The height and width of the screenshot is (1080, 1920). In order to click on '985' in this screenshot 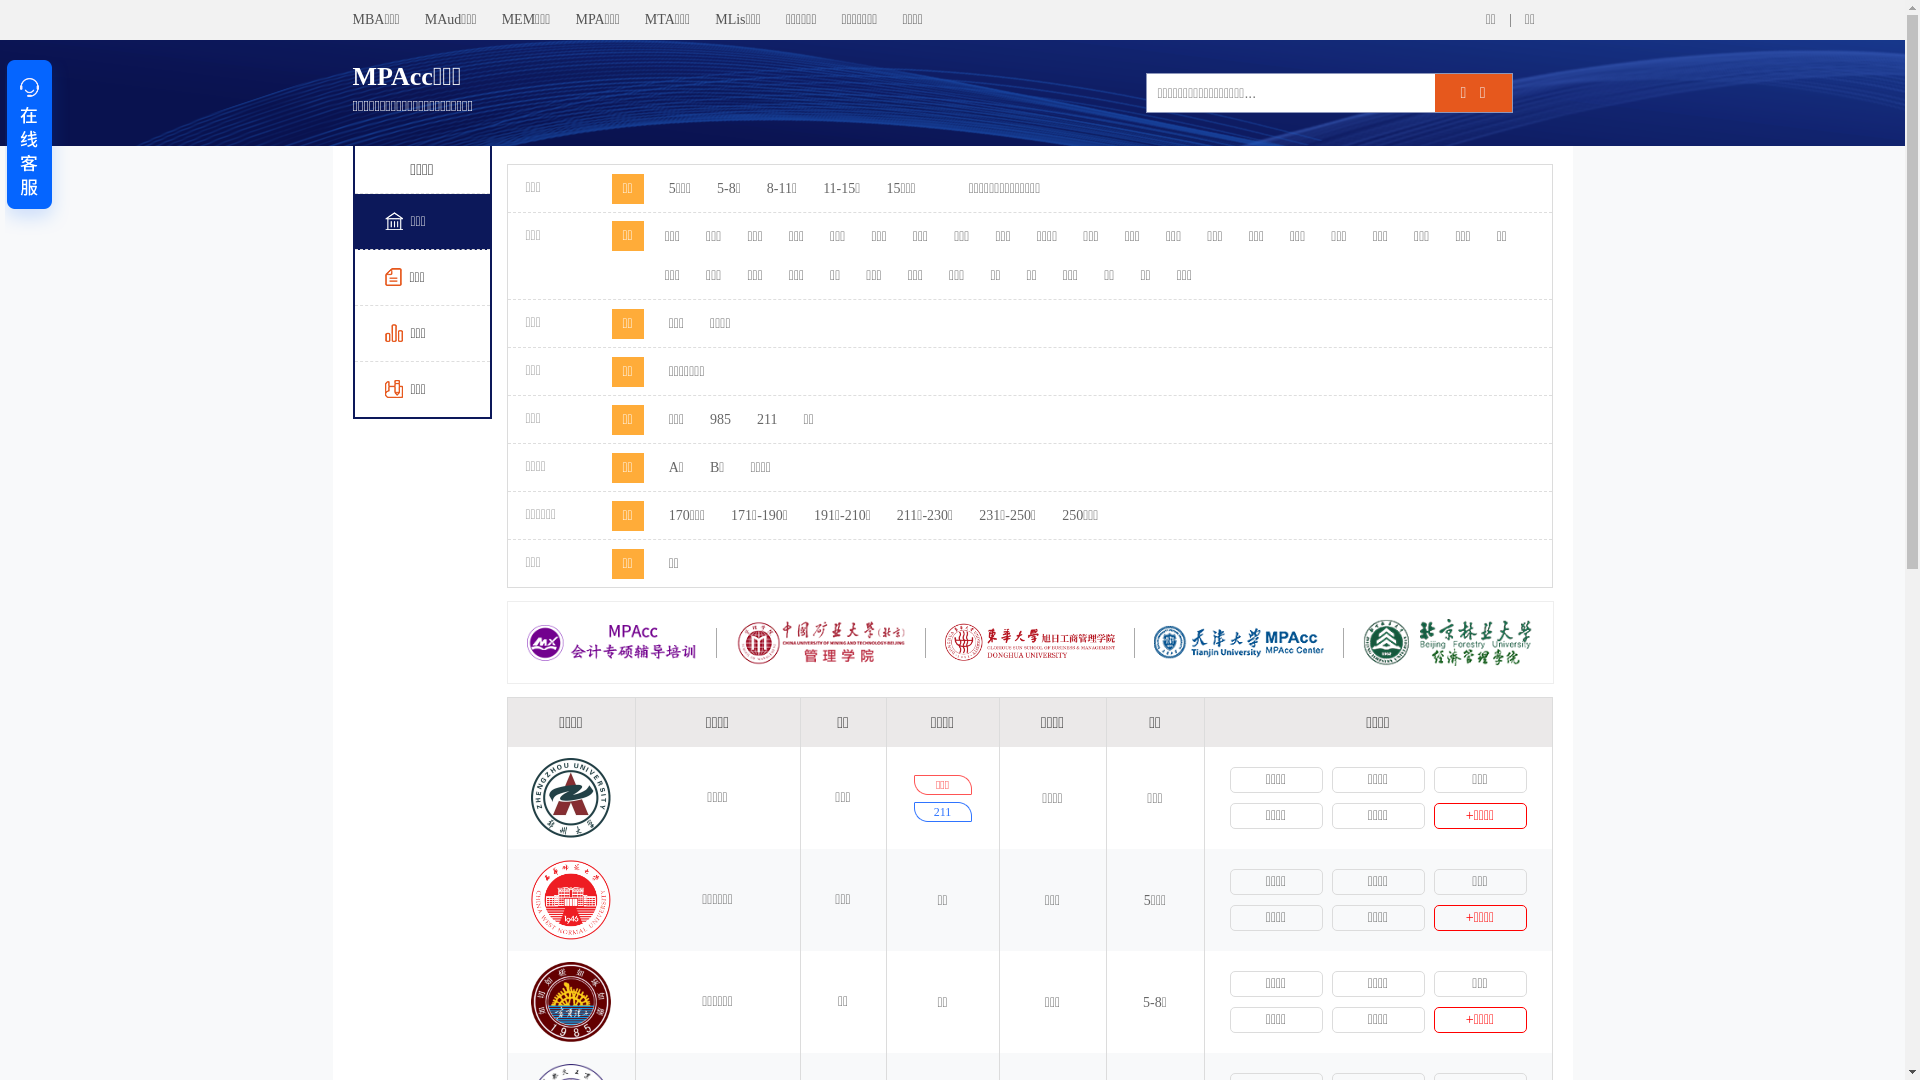, I will do `click(720, 419)`.